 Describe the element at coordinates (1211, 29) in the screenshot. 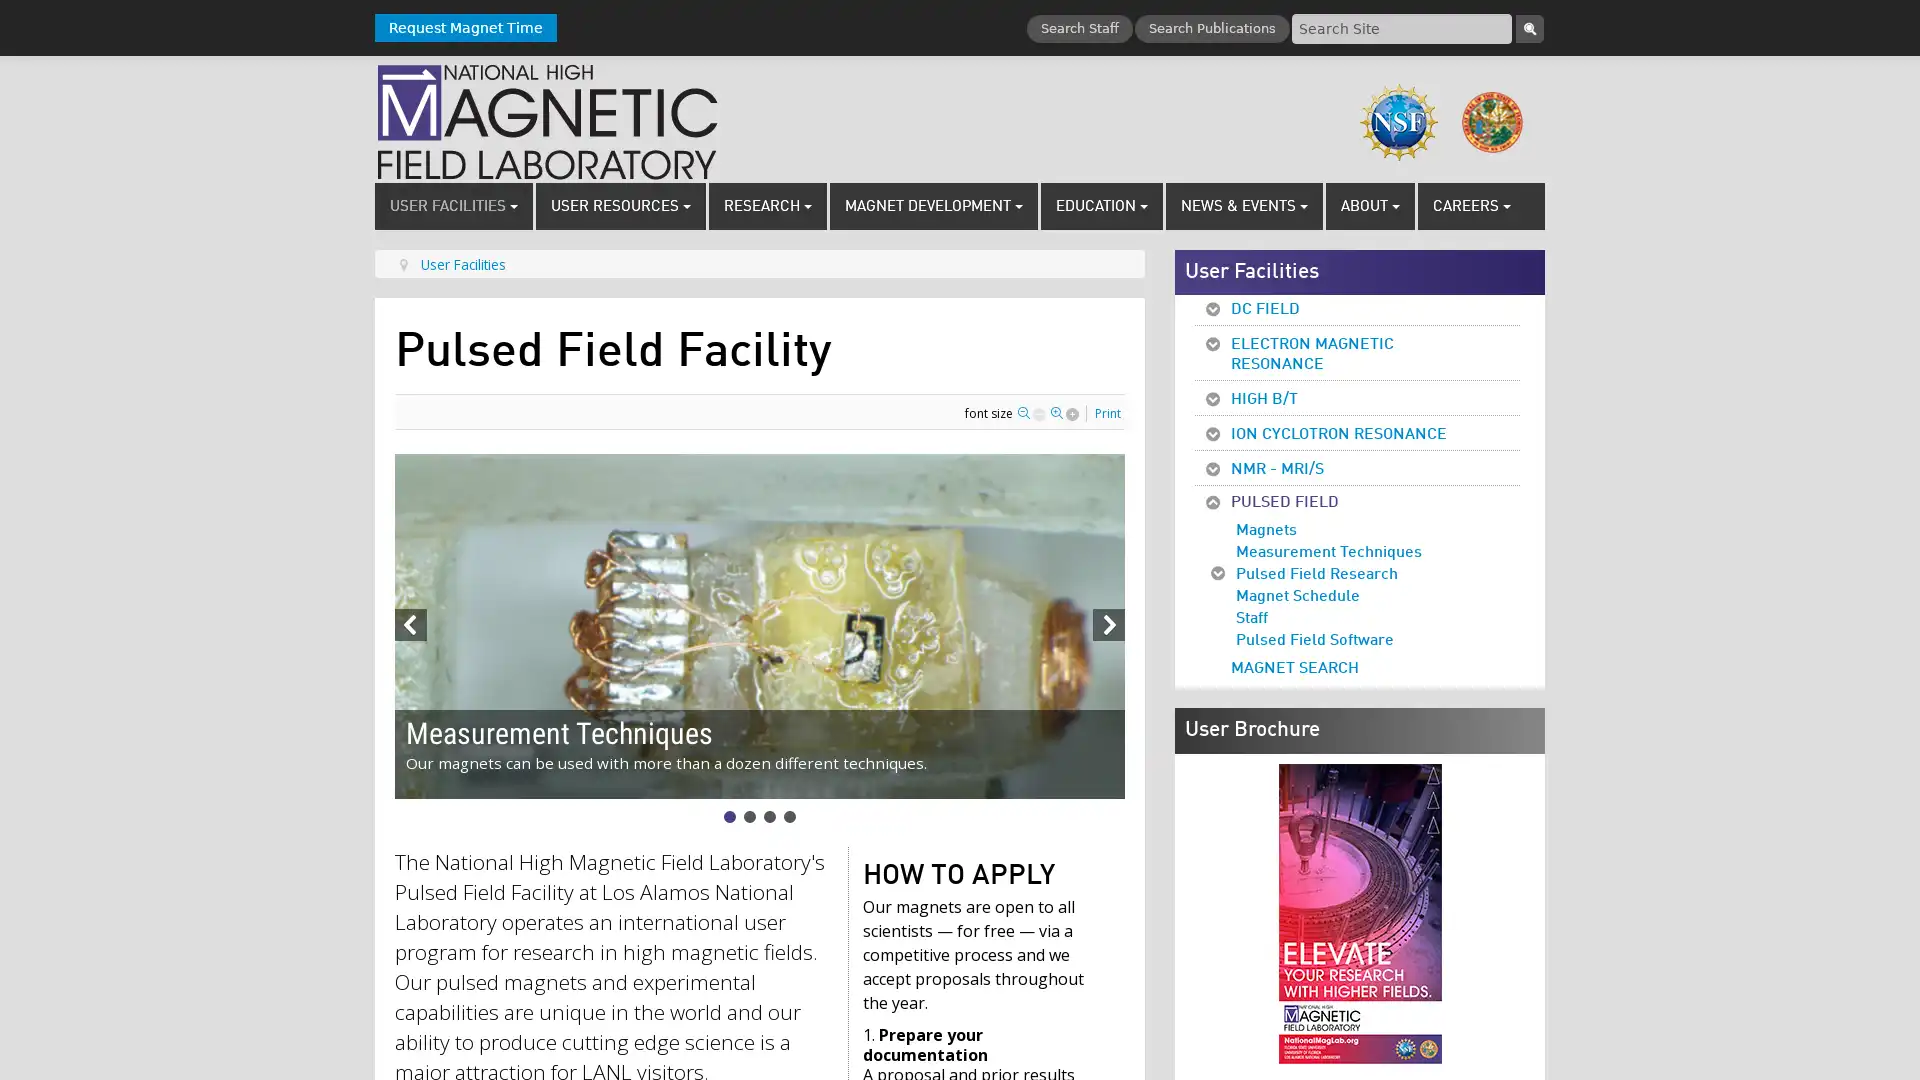

I see `Search Publications` at that location.